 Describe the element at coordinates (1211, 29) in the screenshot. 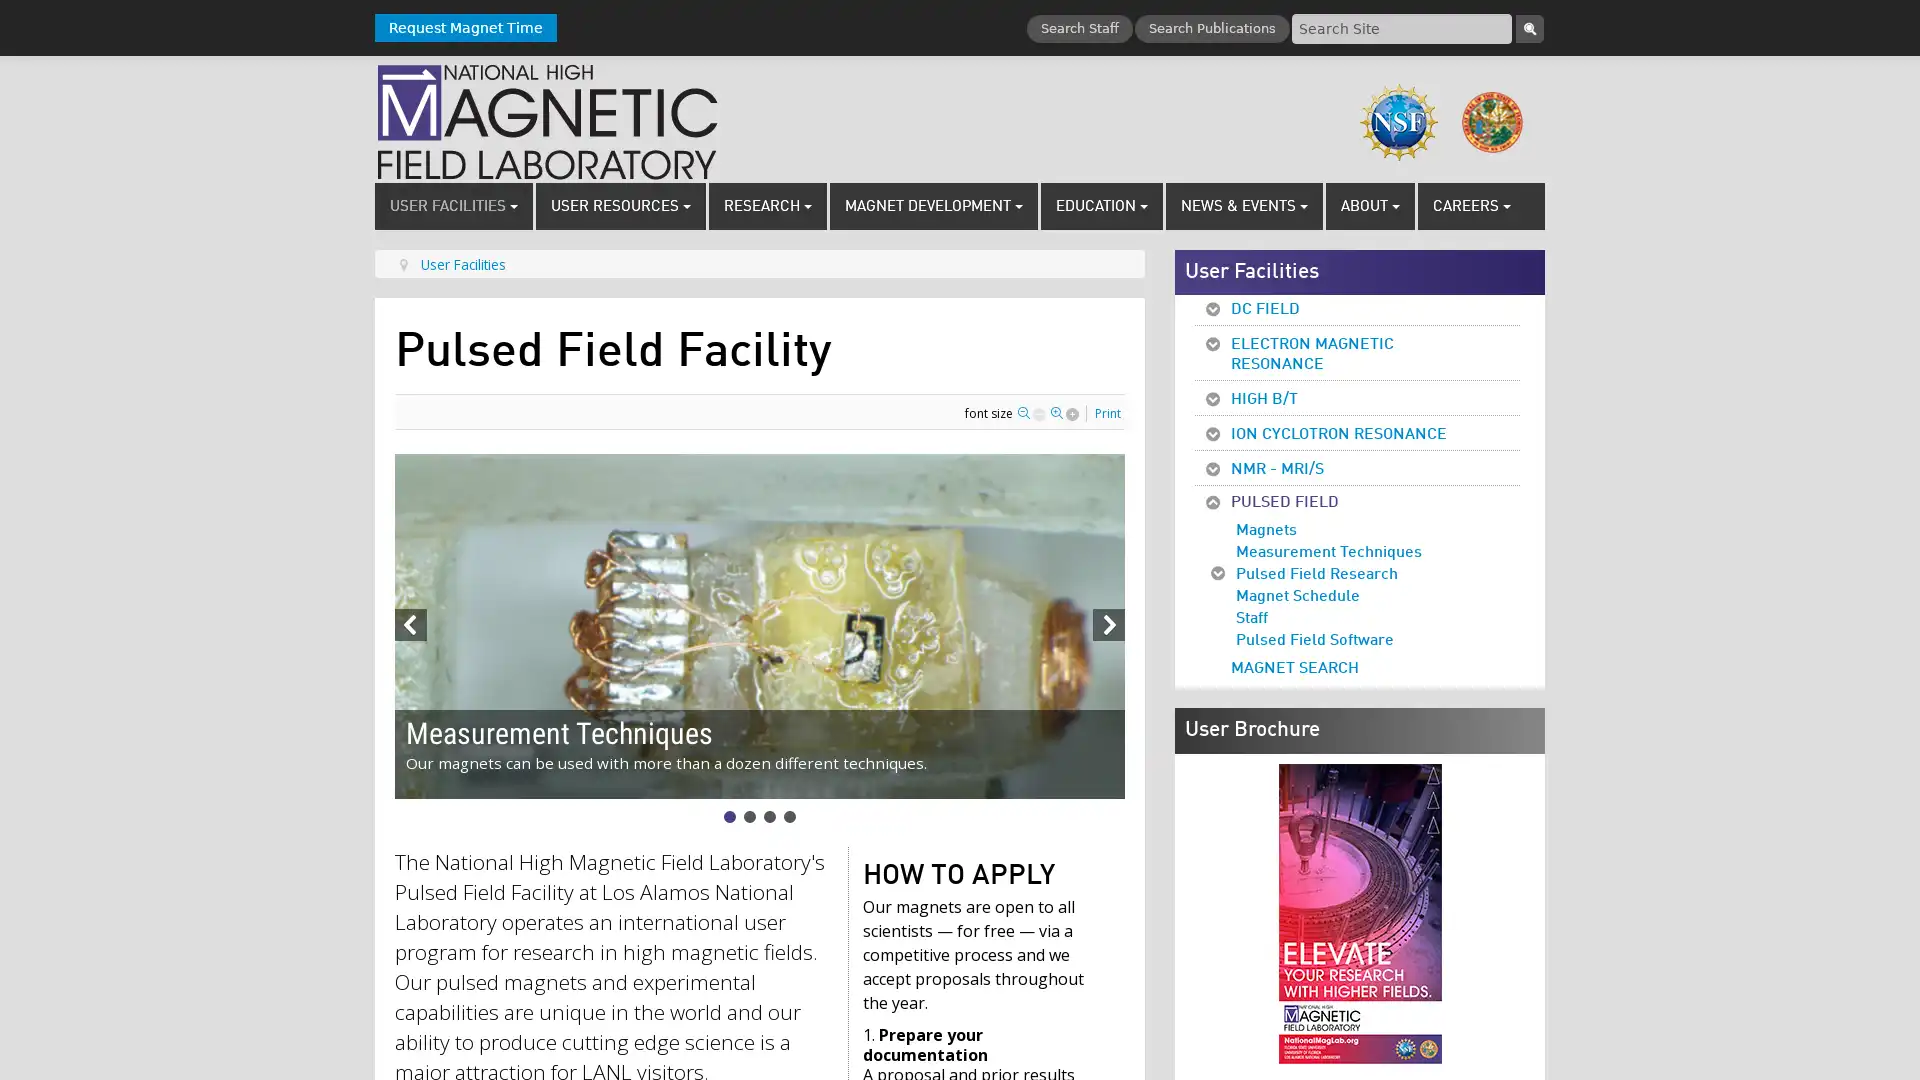

I see `Search Publications` at that location.